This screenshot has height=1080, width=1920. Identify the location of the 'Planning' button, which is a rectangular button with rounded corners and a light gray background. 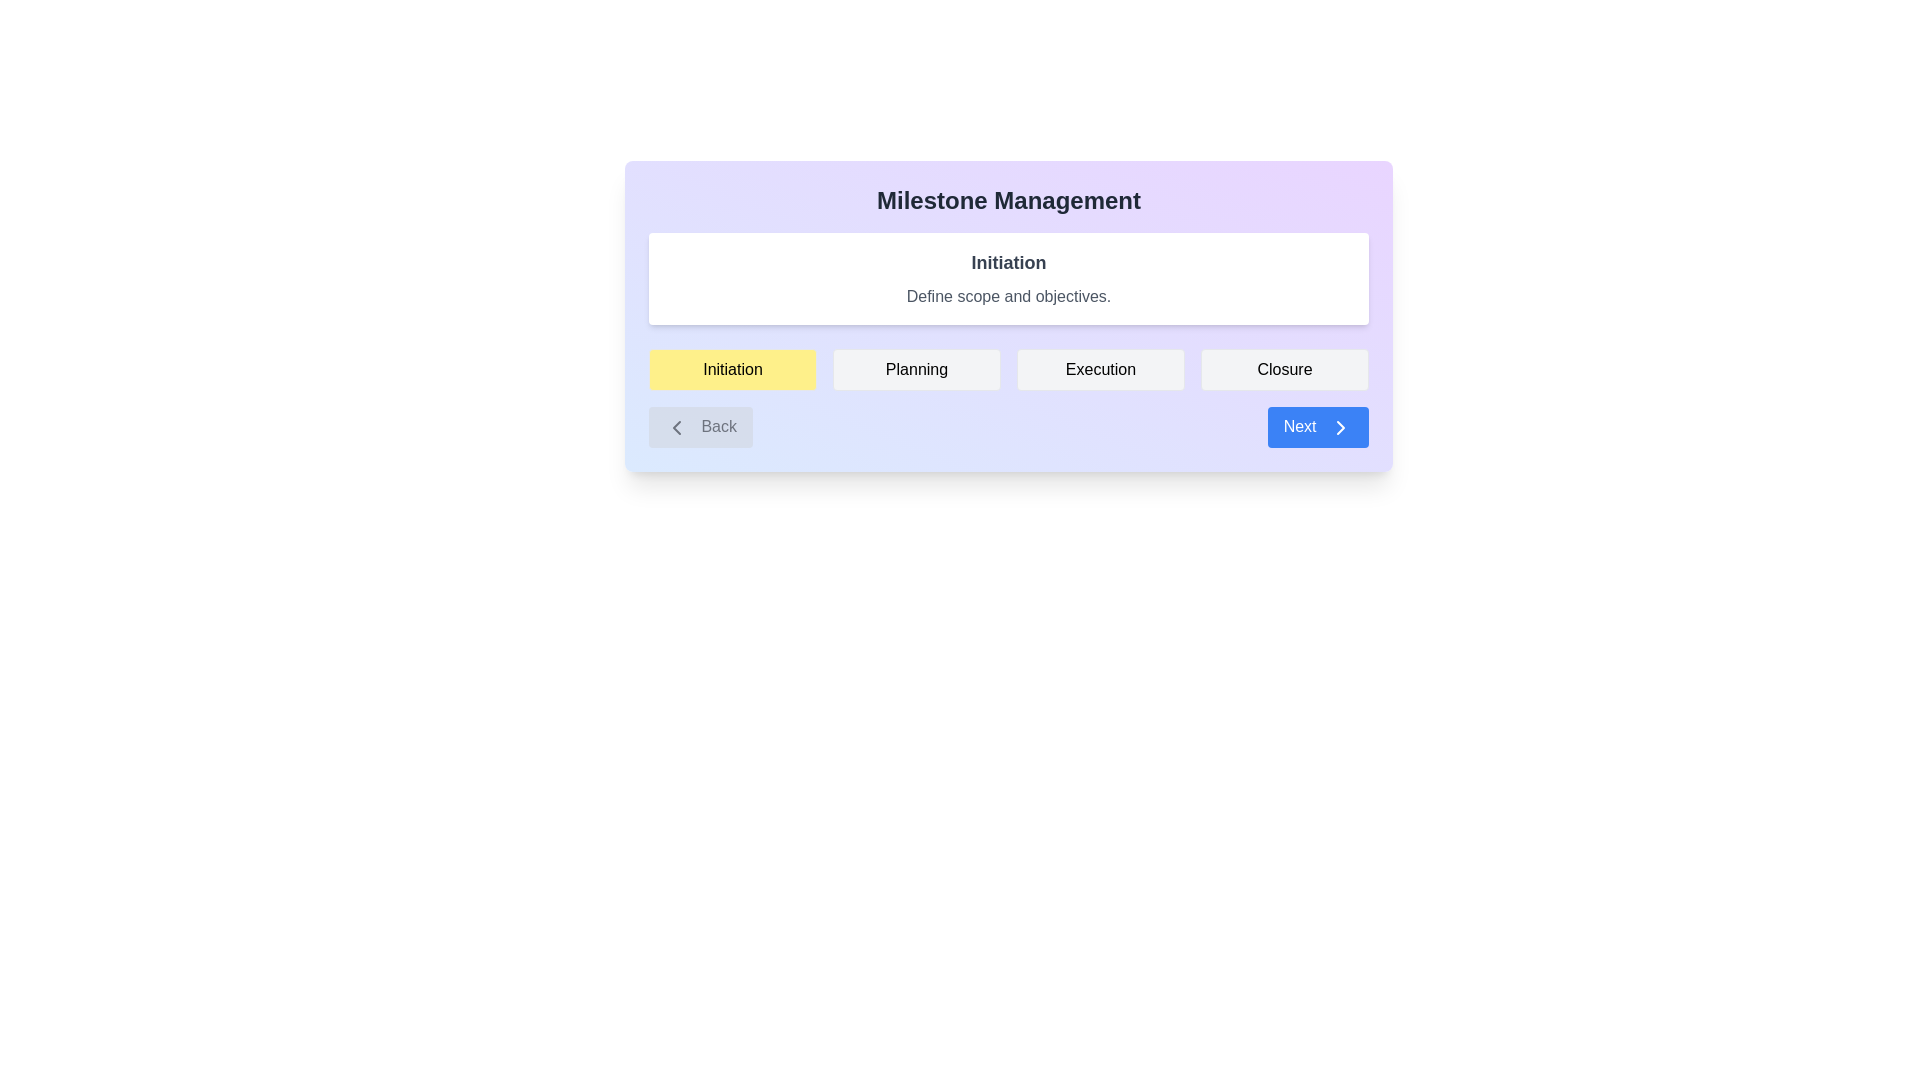
(915, 370).